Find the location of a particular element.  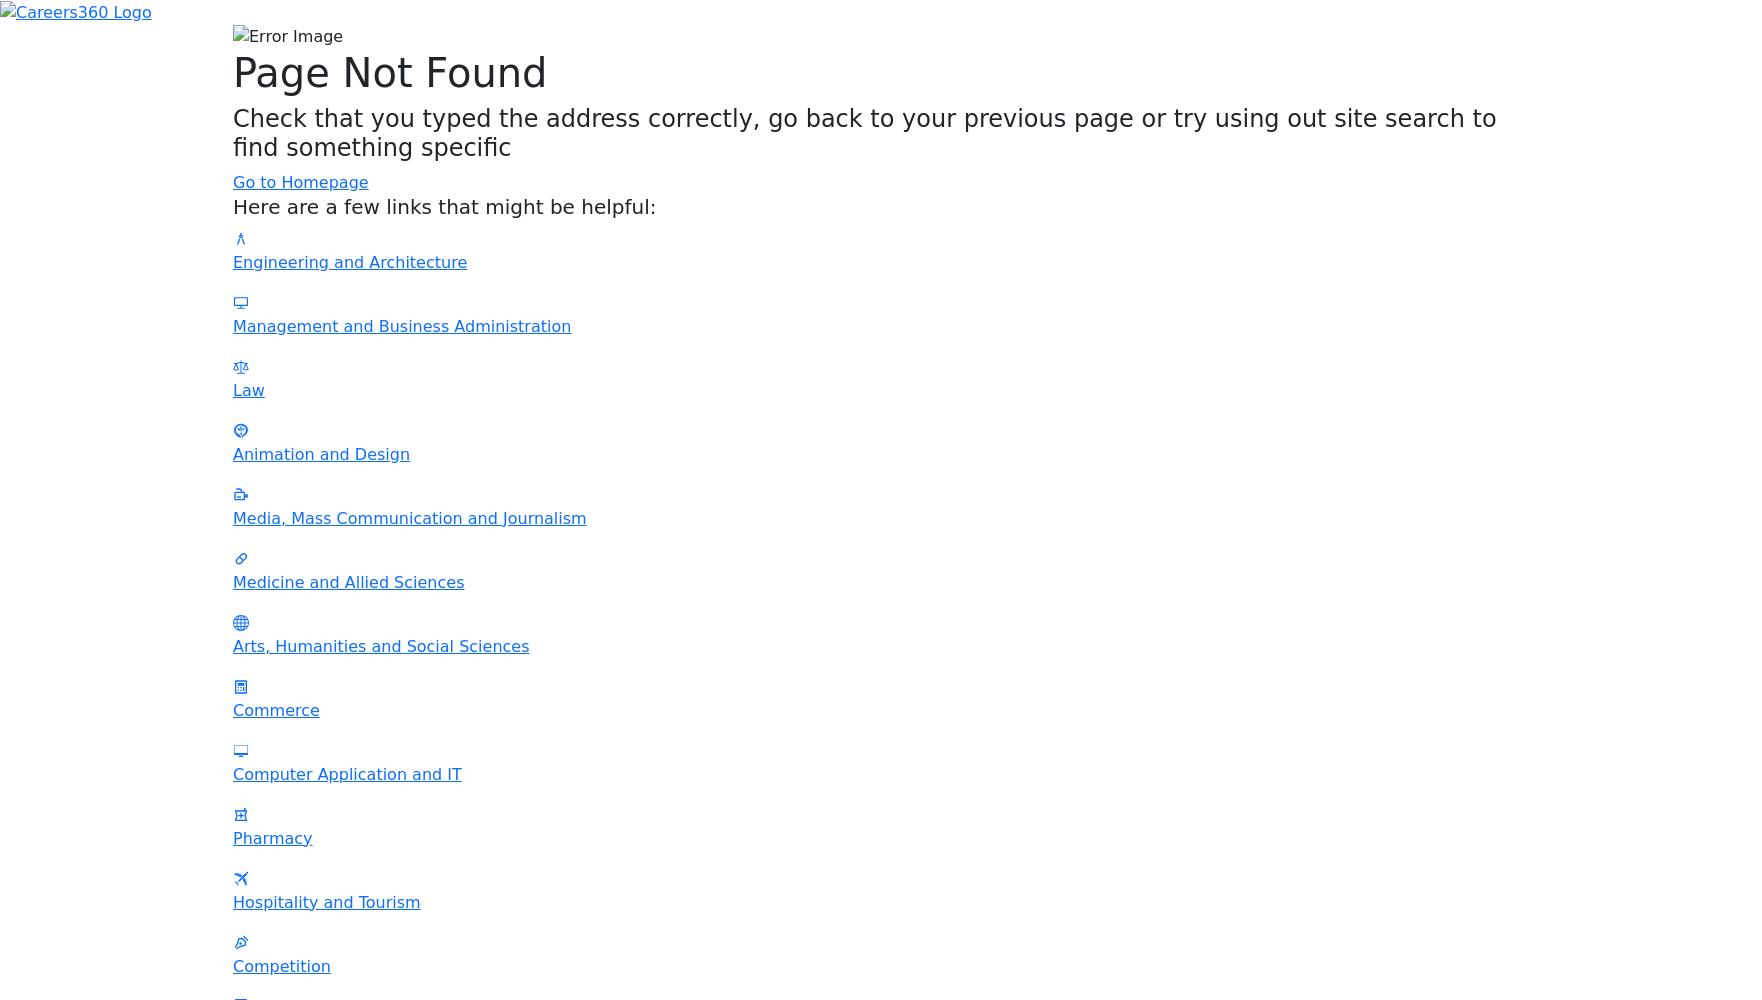

'Commerce' is located at coordinates (275, 708).